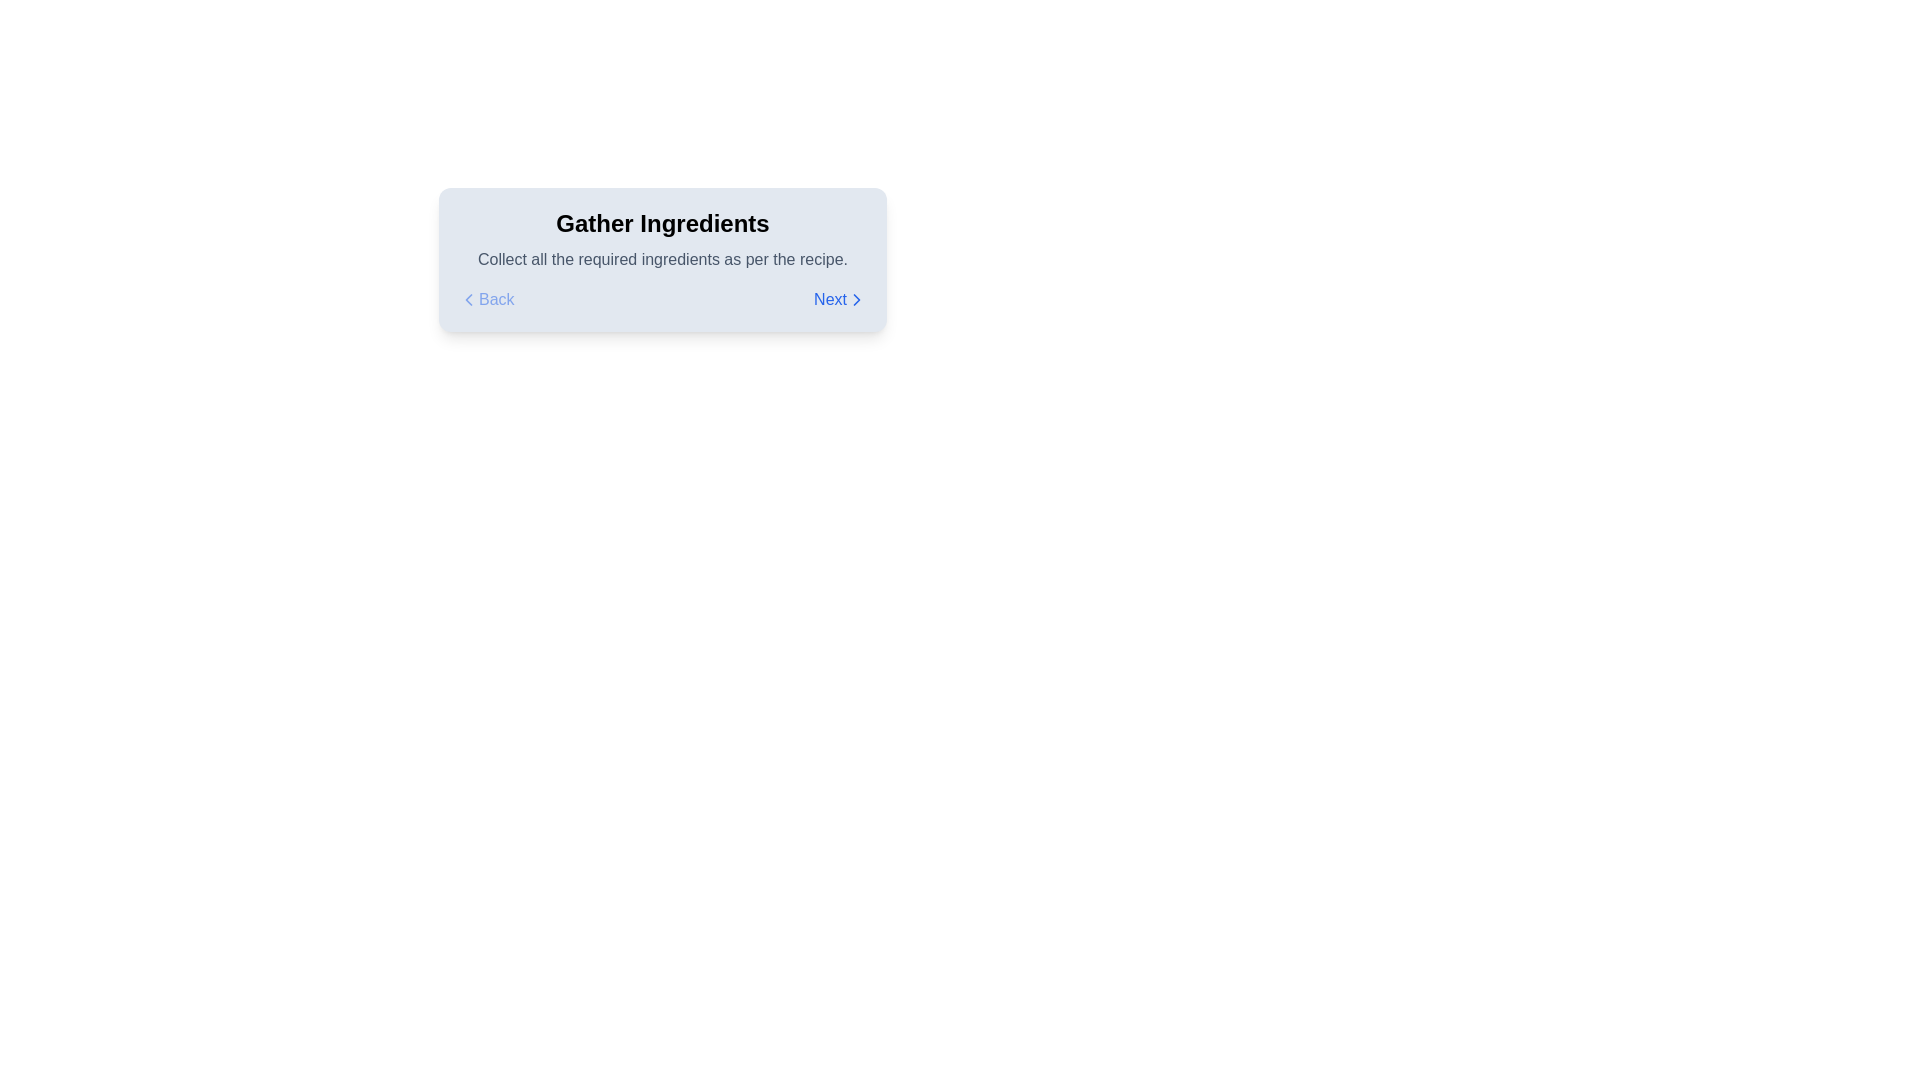  What do you see at coordinates (486, 300) in the screenshot?
I see `the 'Back' button styled with blue text and a left arrow icon` at bounding box center [486, 300].